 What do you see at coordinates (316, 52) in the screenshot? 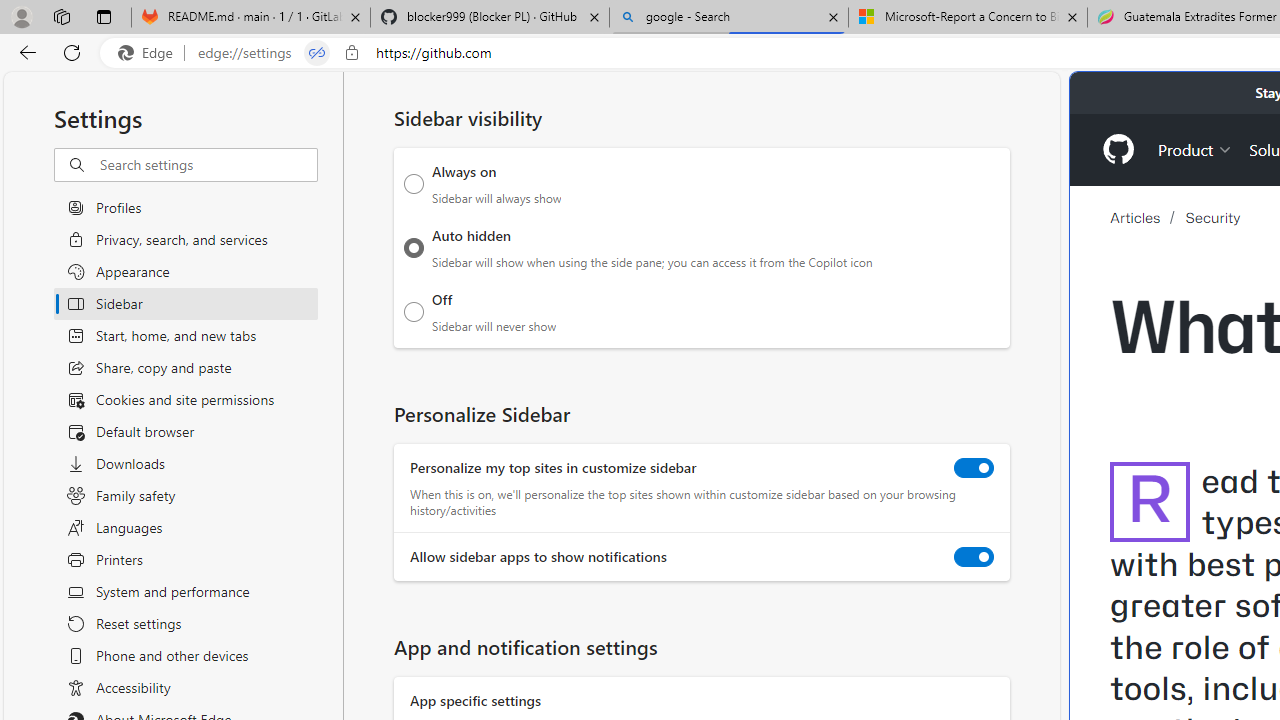
I see `'Tabs in split screen'` at bounding box center [316, 52].